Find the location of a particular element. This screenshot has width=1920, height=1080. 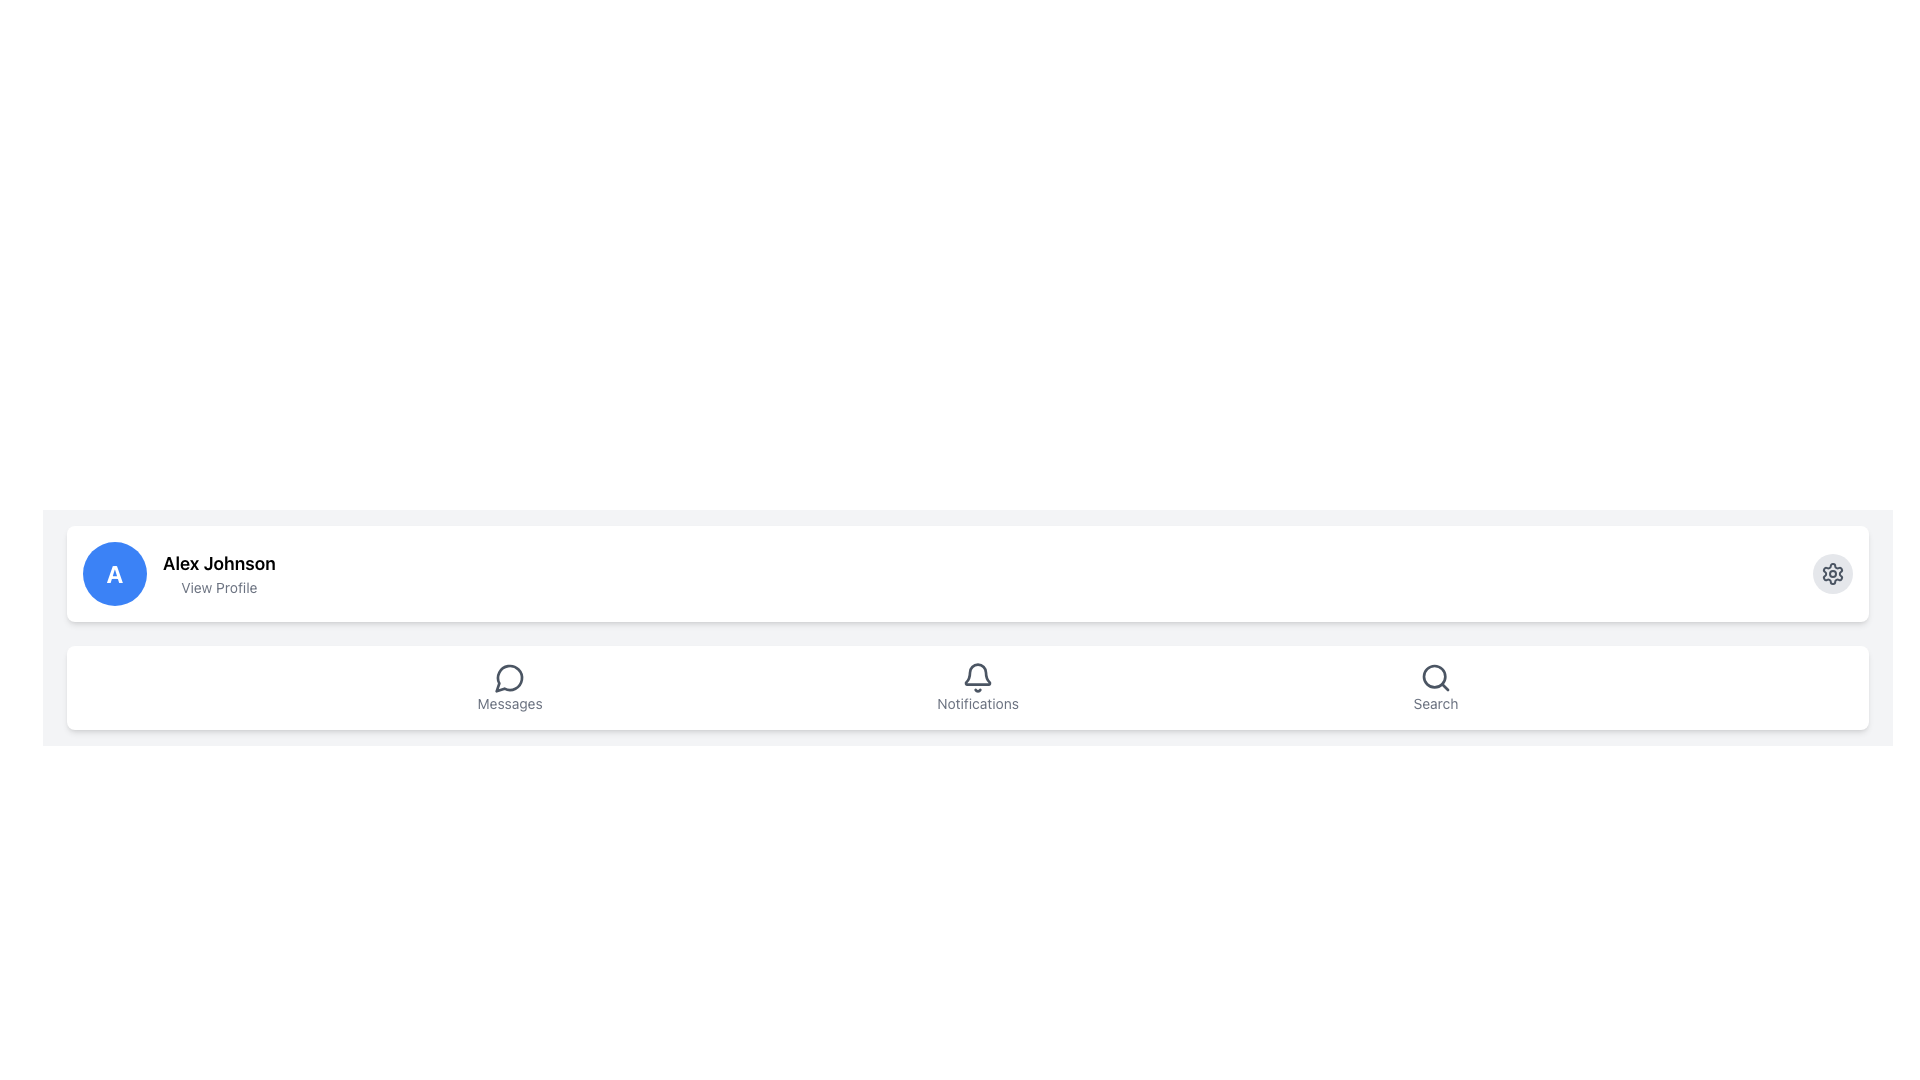

the circular component within the magnifying glass icon located to the right of the navigation bar labeled 'Search' is located at coordinates (1433, 675).